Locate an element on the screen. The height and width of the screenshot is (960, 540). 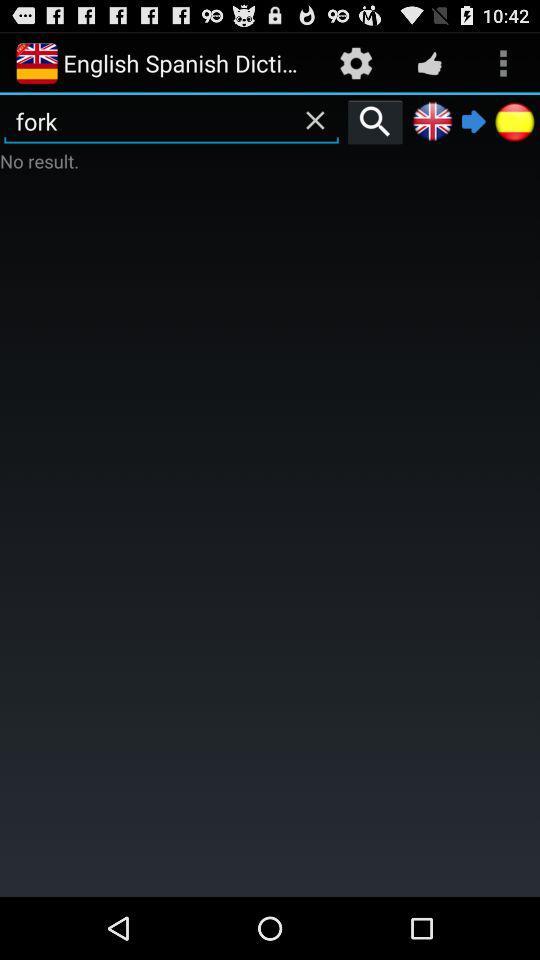
app next to the english spanish dictionary is located at coordinates (355, 62).